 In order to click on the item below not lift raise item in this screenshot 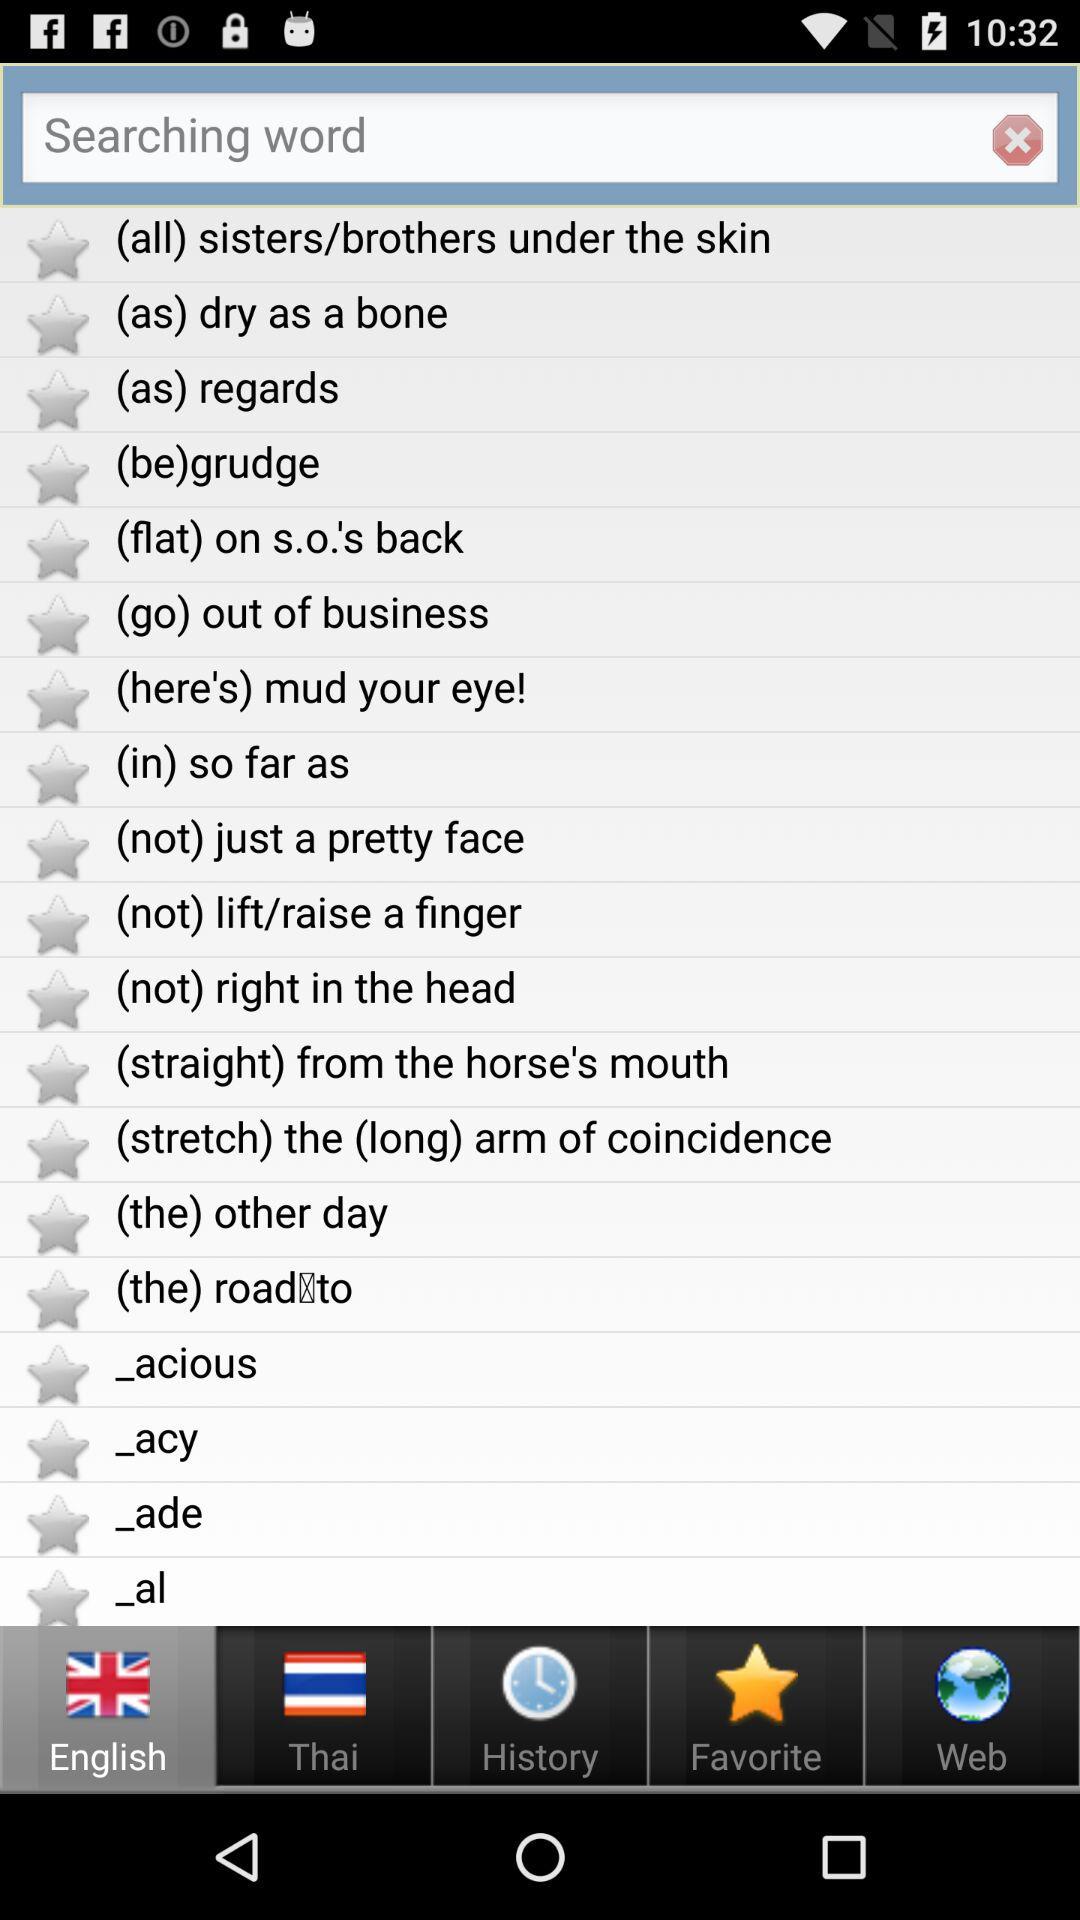, I will do `click(596, 986)`.